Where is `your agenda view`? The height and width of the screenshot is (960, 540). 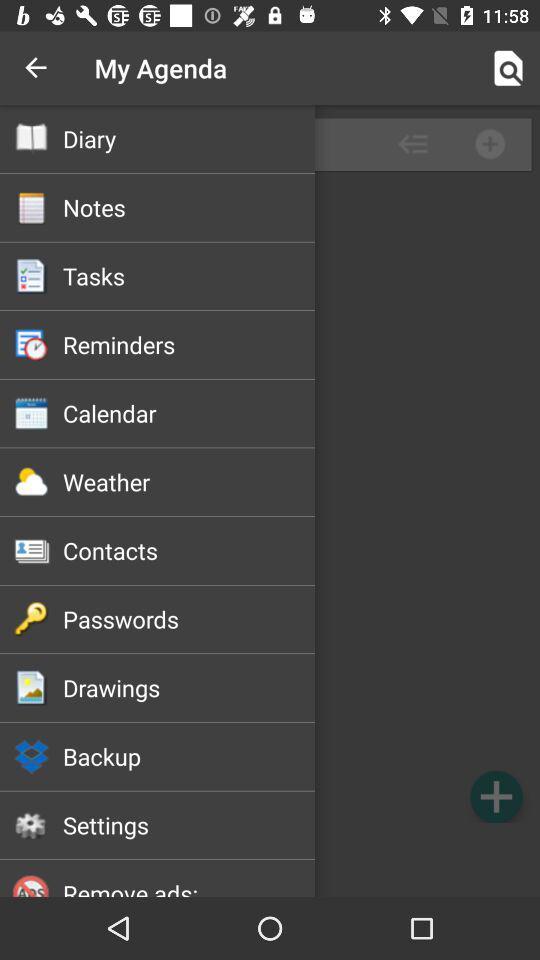
your agenda view is located at coordinates (270, 500).